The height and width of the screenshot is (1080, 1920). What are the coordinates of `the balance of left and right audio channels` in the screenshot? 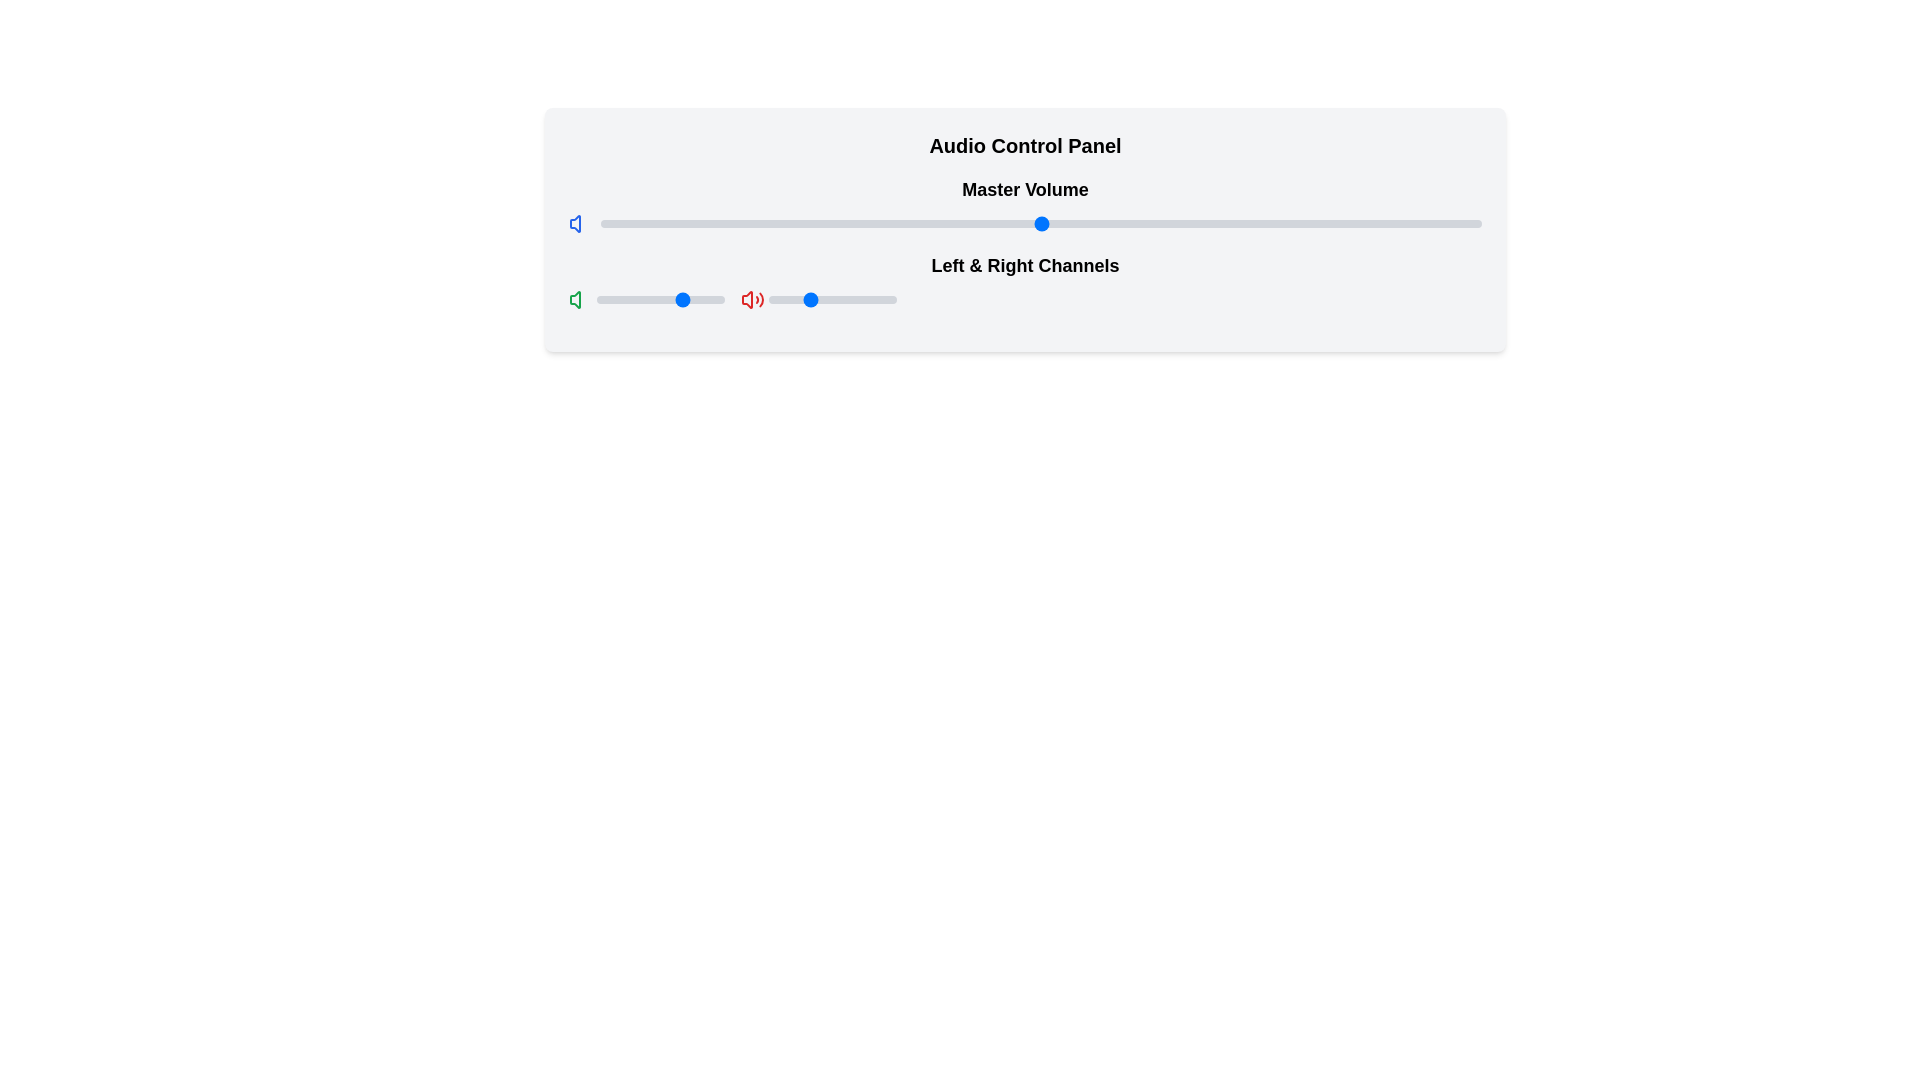 It's located at (863, 300).